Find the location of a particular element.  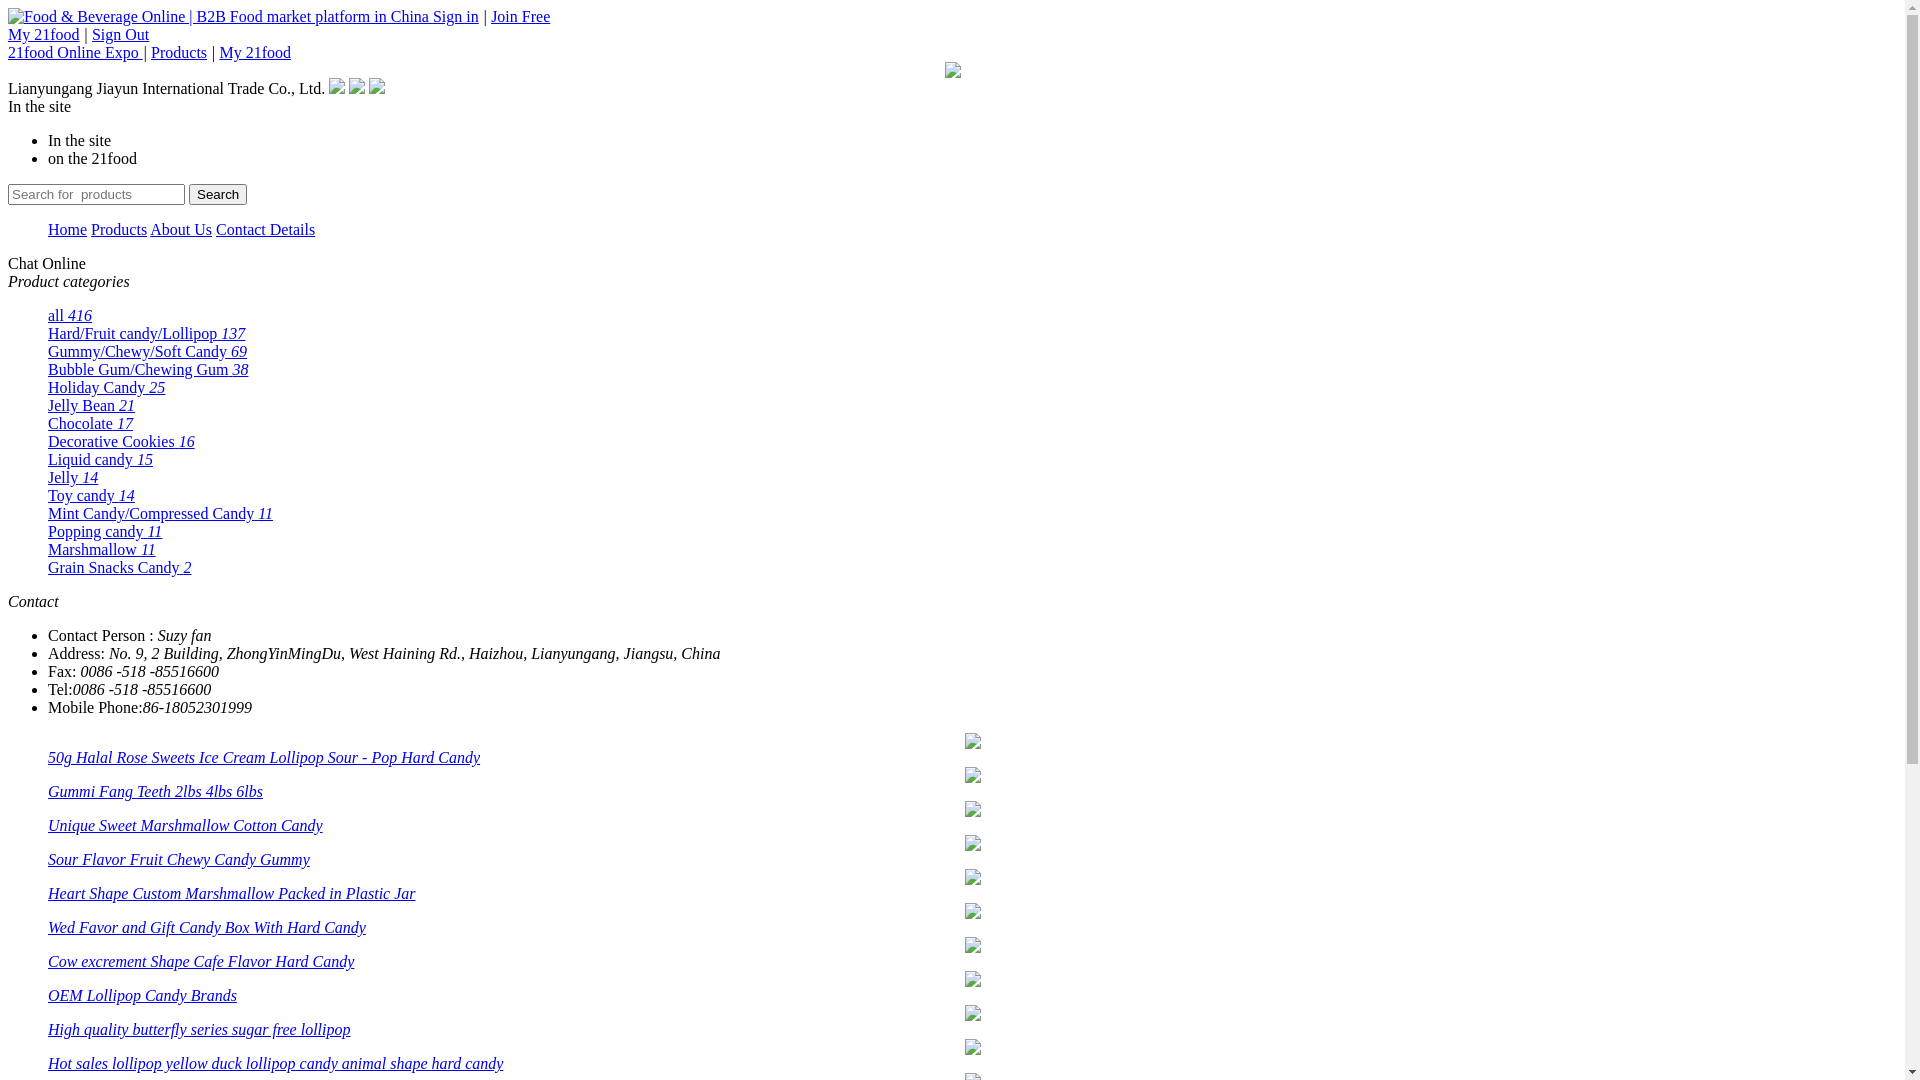

'Contact Details' is located at coordinates (264, 228).